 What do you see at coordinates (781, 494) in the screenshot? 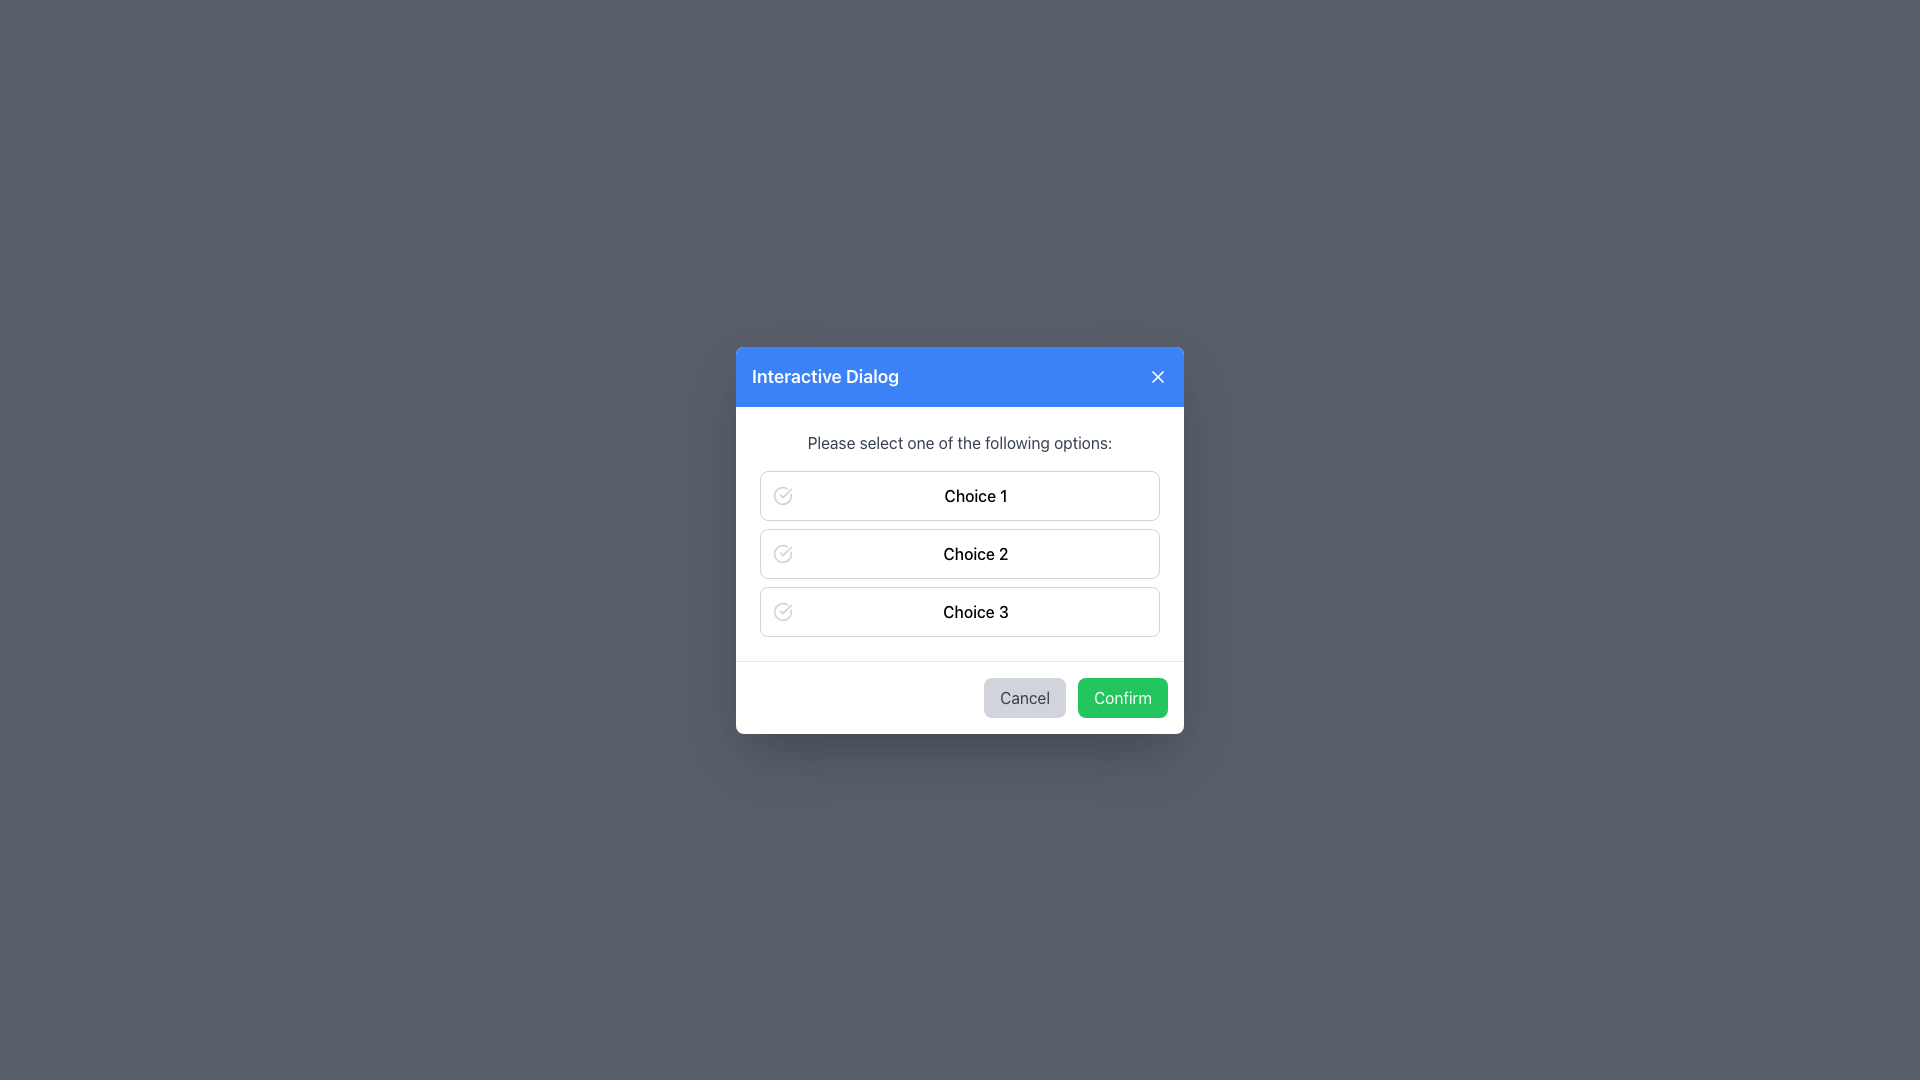
I see `the selection marker icon located at the leftmost part of the 'Choice 1' menu item` at bounding box center [781, 494].